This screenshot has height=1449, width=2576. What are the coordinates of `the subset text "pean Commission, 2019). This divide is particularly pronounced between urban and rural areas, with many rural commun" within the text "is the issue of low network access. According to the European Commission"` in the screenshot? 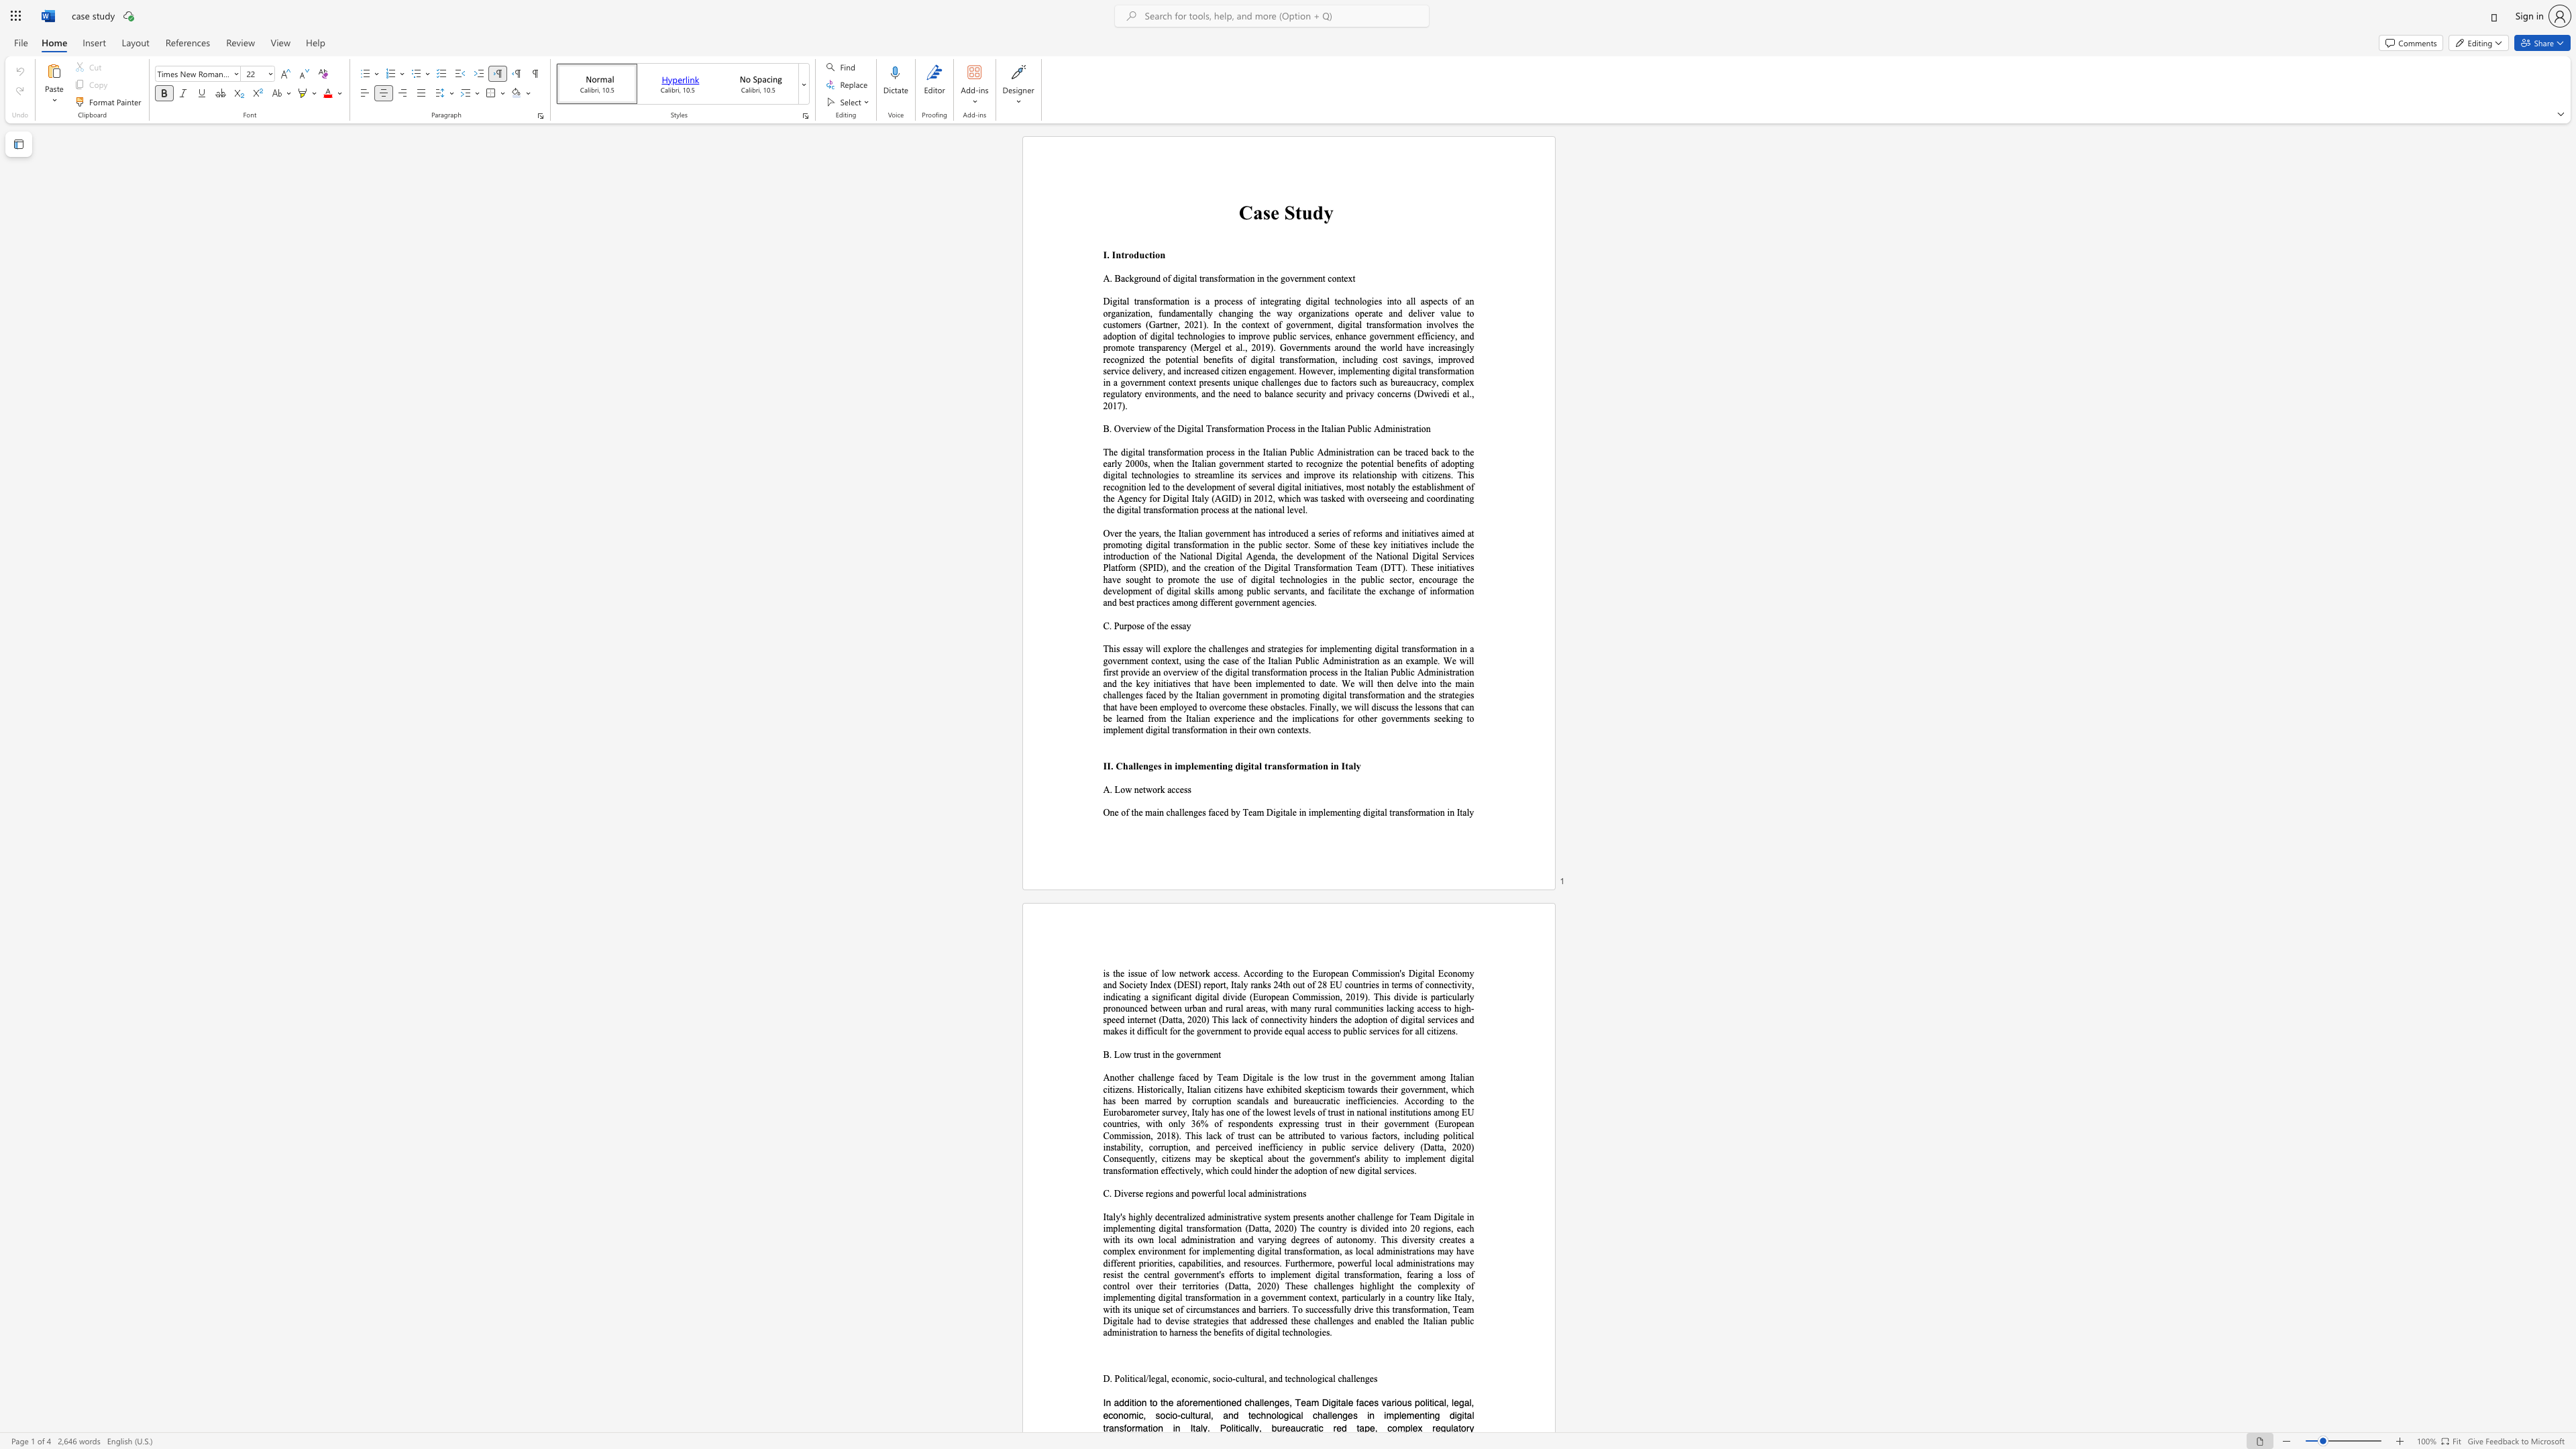 It's located at (1271, 996).